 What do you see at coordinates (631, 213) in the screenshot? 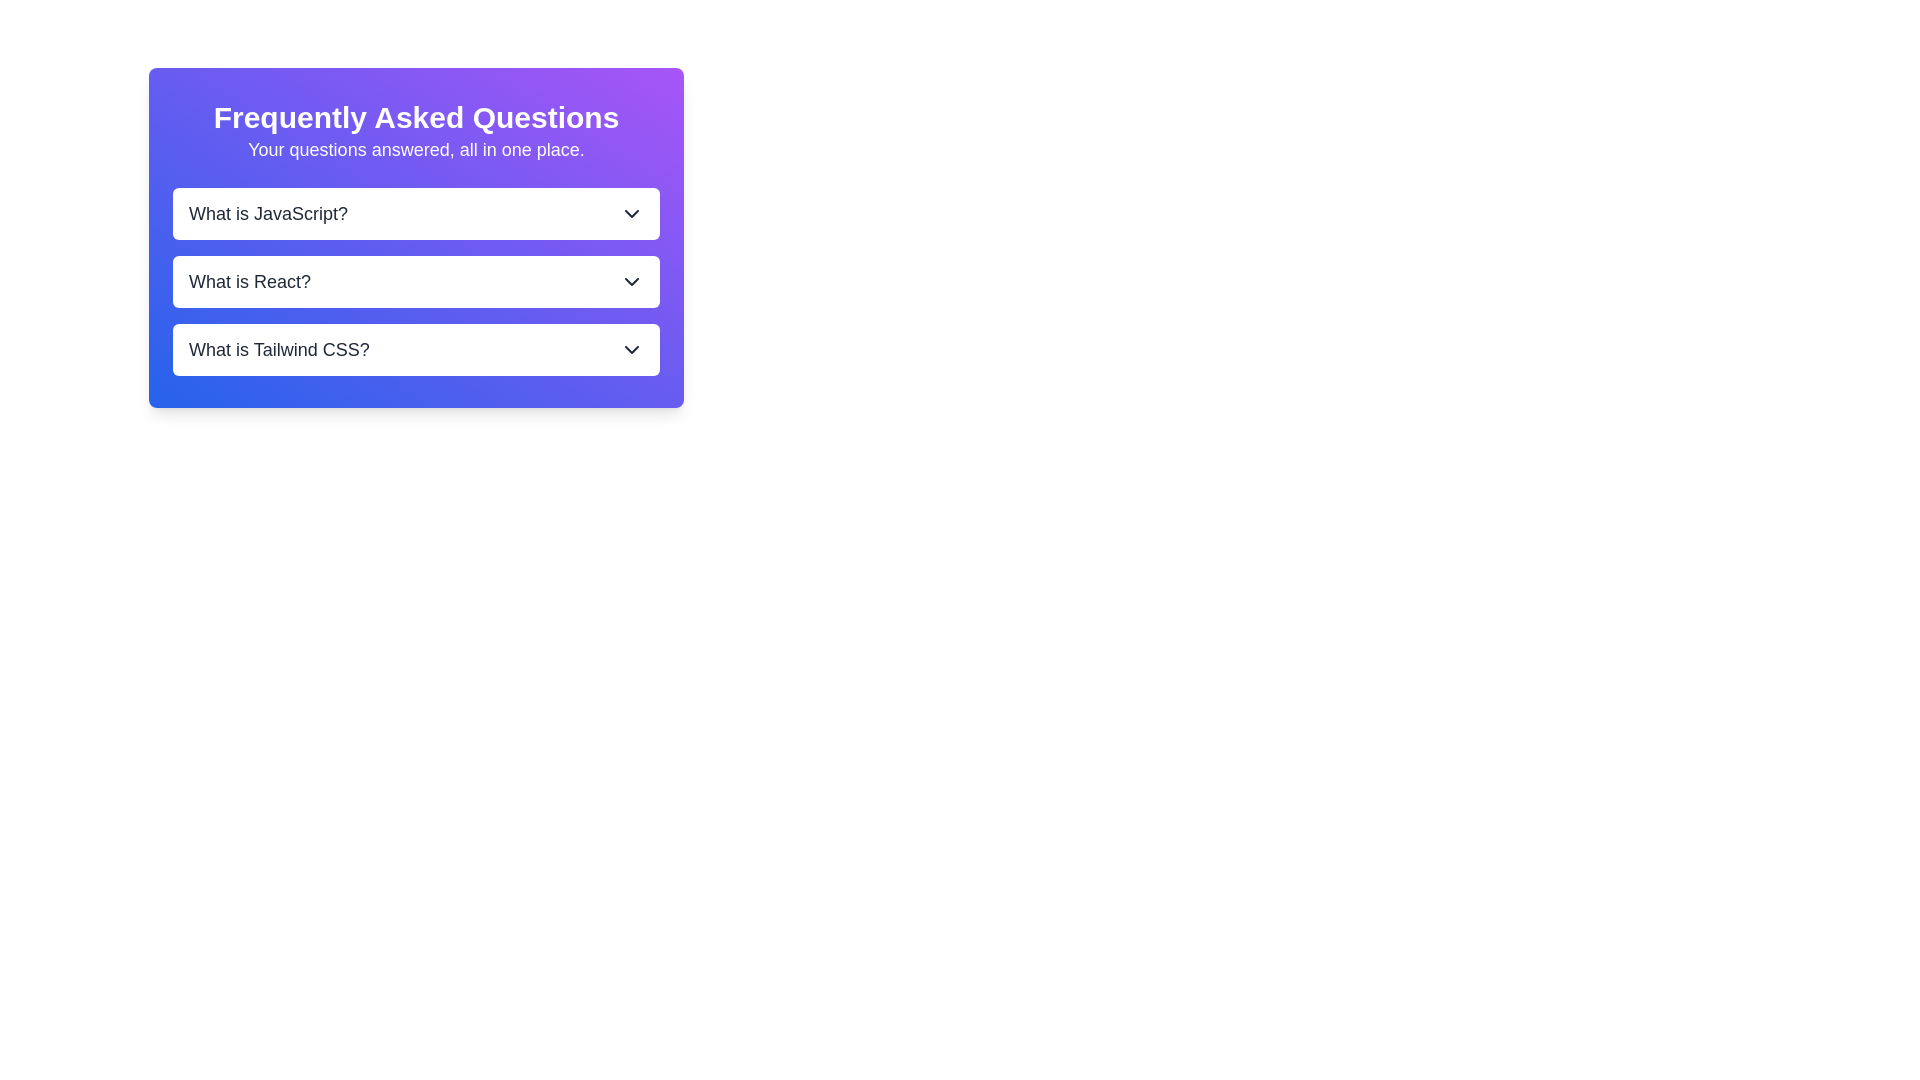
I see `the expand/collapse icon located to the right of the text 'What is JavaScript?'` at bounding box center [631, 213].